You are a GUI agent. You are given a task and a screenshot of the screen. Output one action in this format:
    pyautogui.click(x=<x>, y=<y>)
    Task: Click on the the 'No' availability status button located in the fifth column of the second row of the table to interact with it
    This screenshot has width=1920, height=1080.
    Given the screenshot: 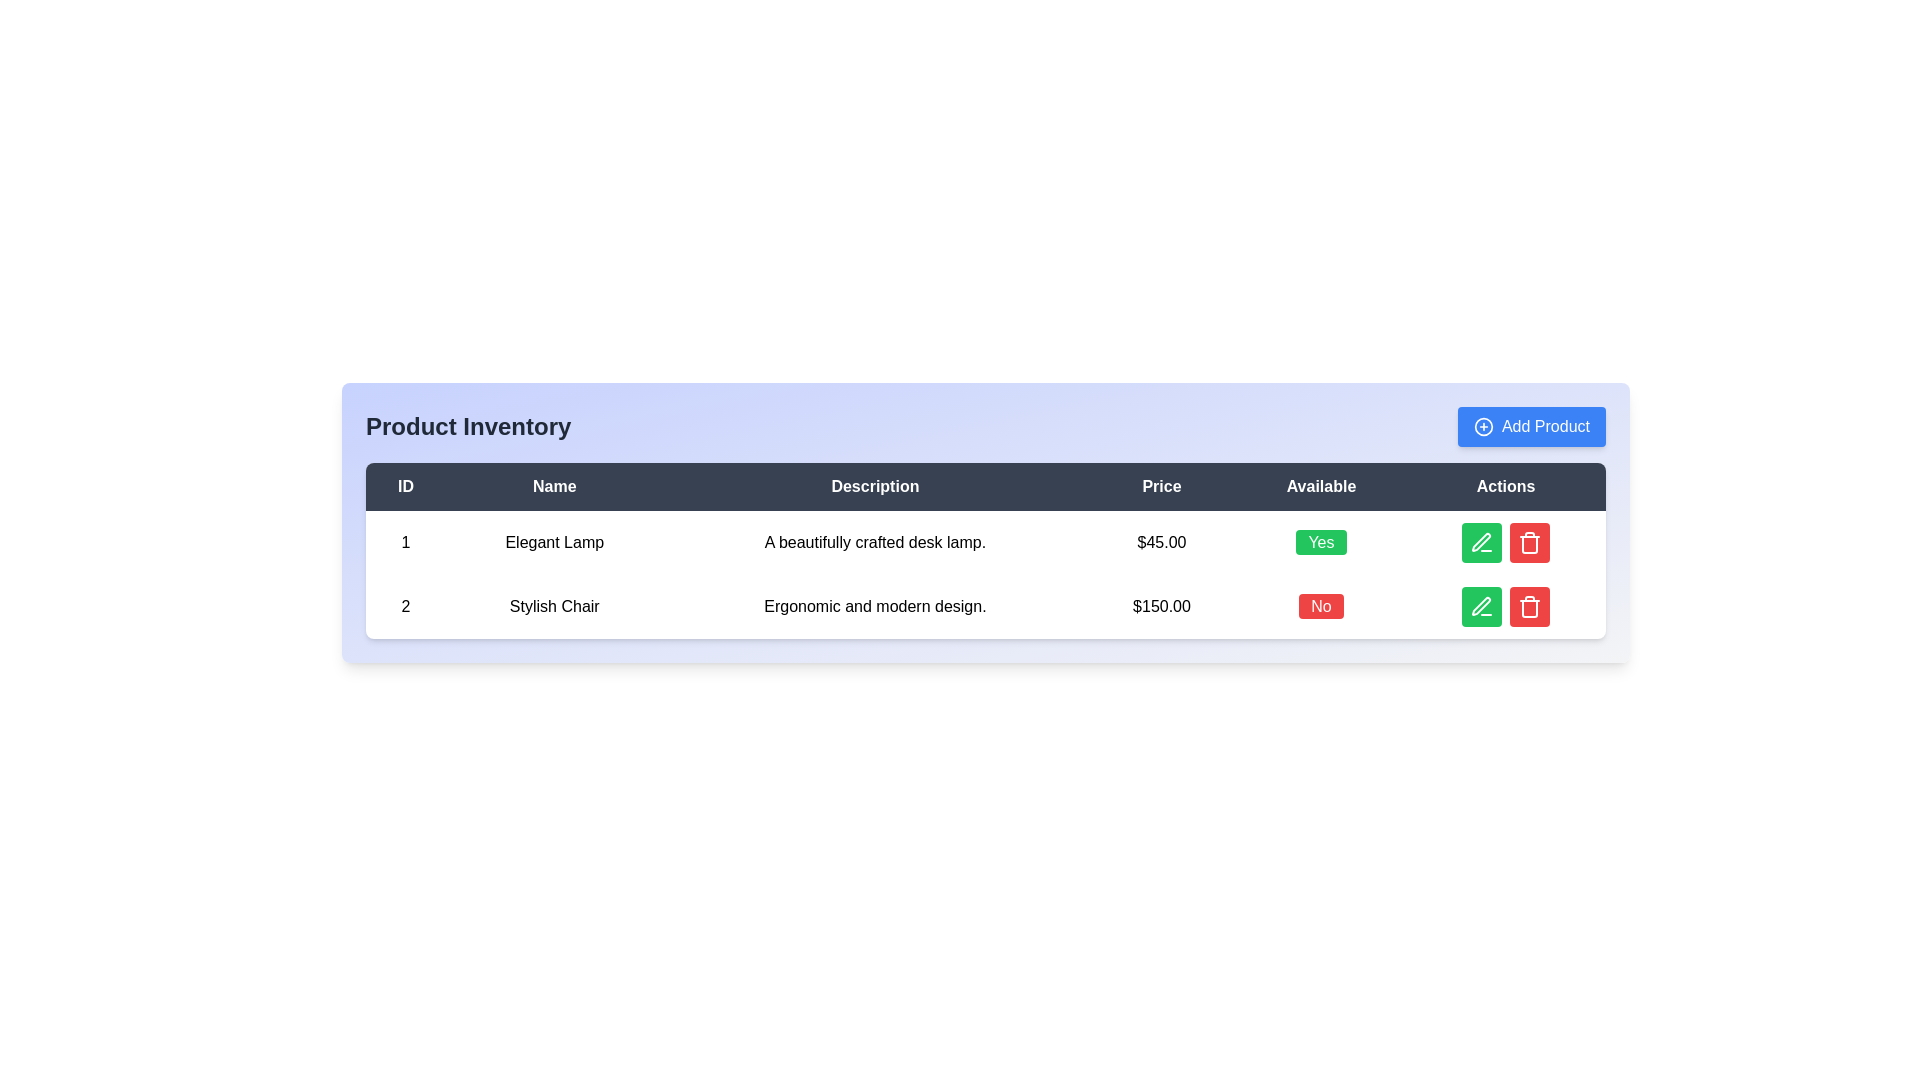 What is the action you would take?
    pyautogui.click(x=1321, y=605)
    